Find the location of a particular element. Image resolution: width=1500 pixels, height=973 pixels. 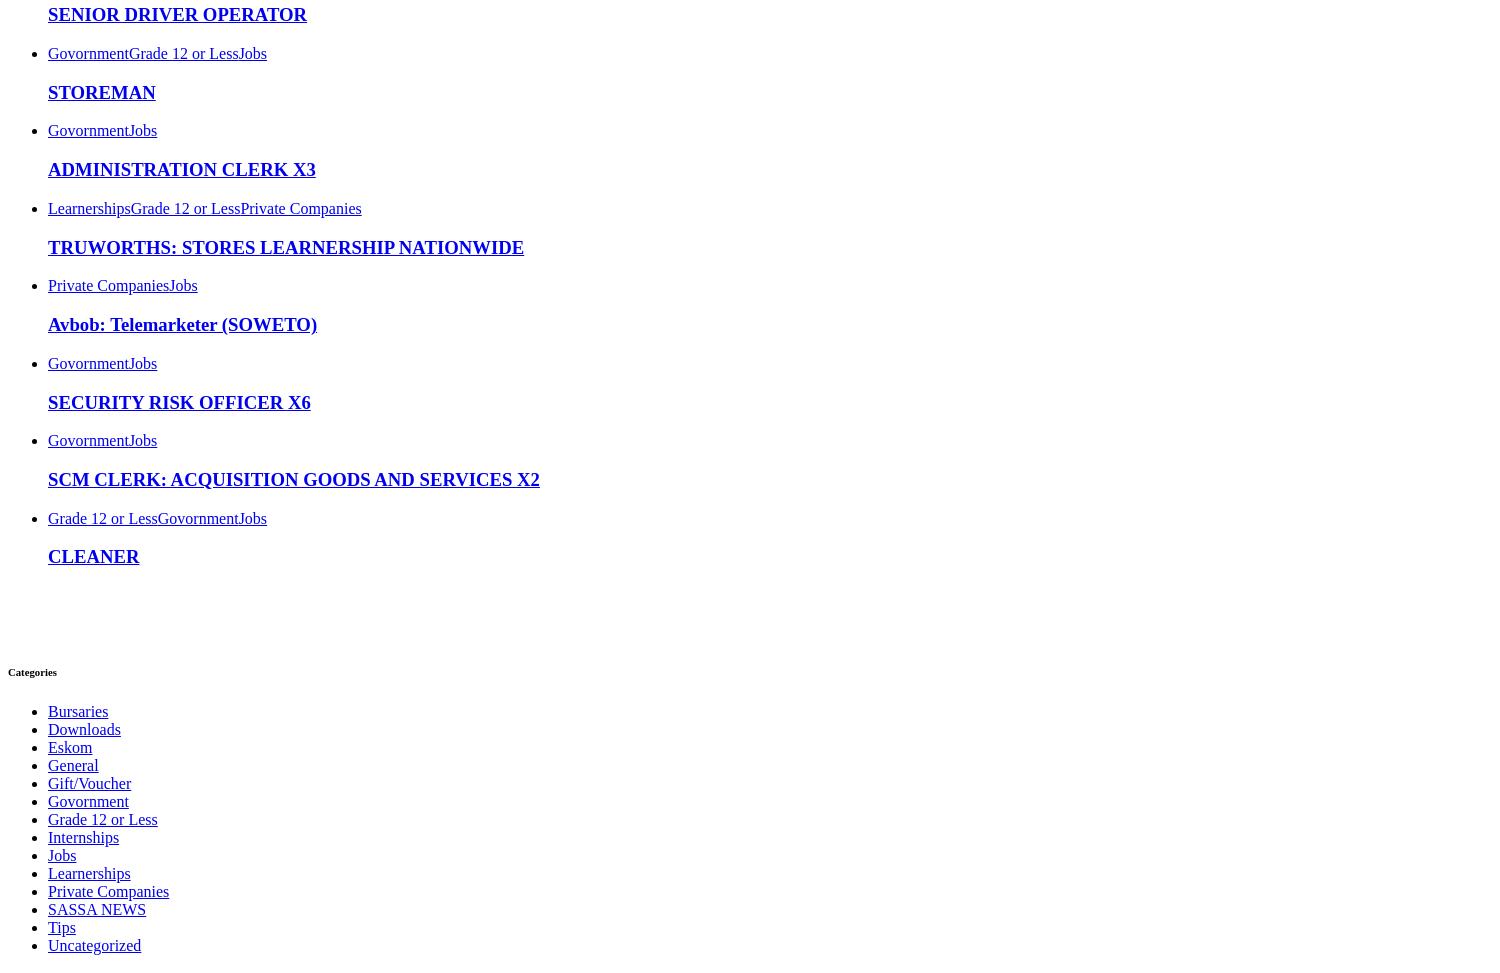

'CLEANER' is located at coordinates (92, 556).